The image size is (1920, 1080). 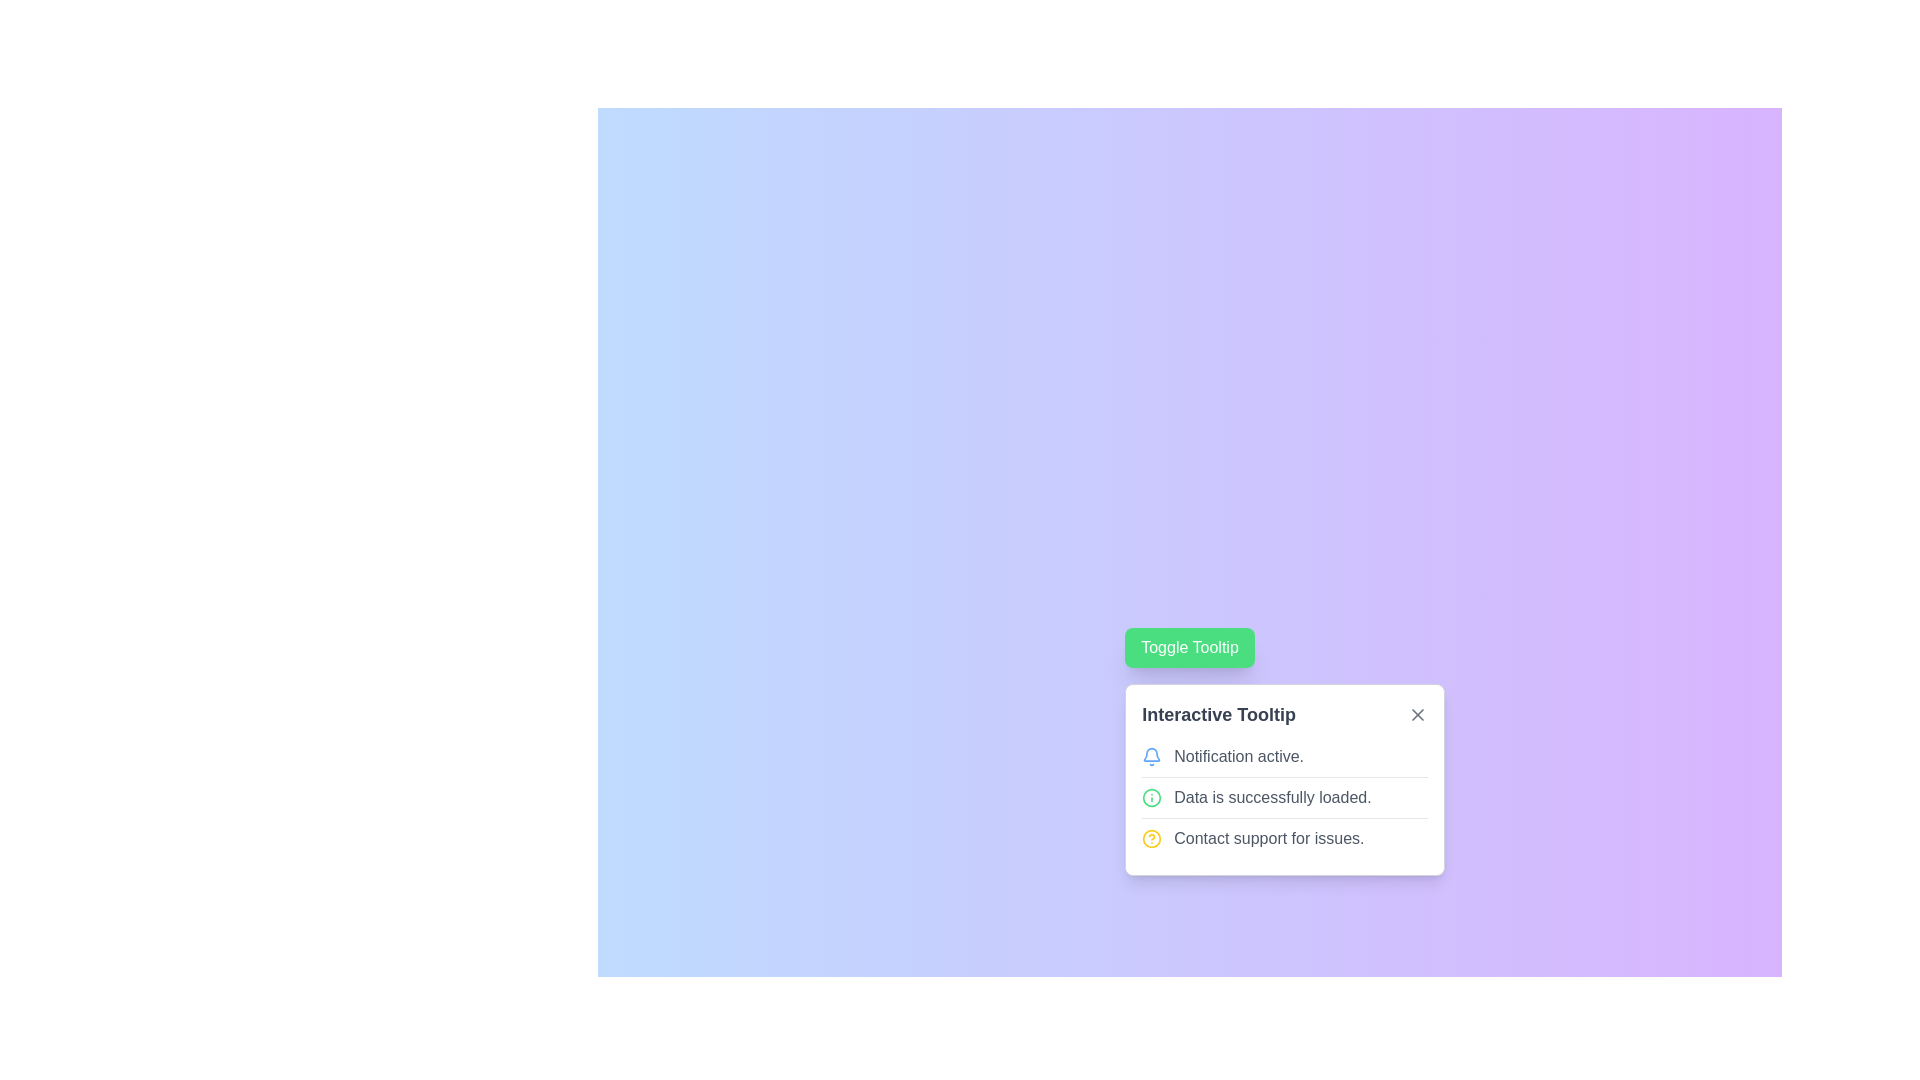 What do you see at coordinates (1285, 756) in the screenshot?
I see `notification text from the Informational row that displays 'Notification active.' in the tooltip box located under 'Interactive Tooltip'` at bounding box center [1285, 756].